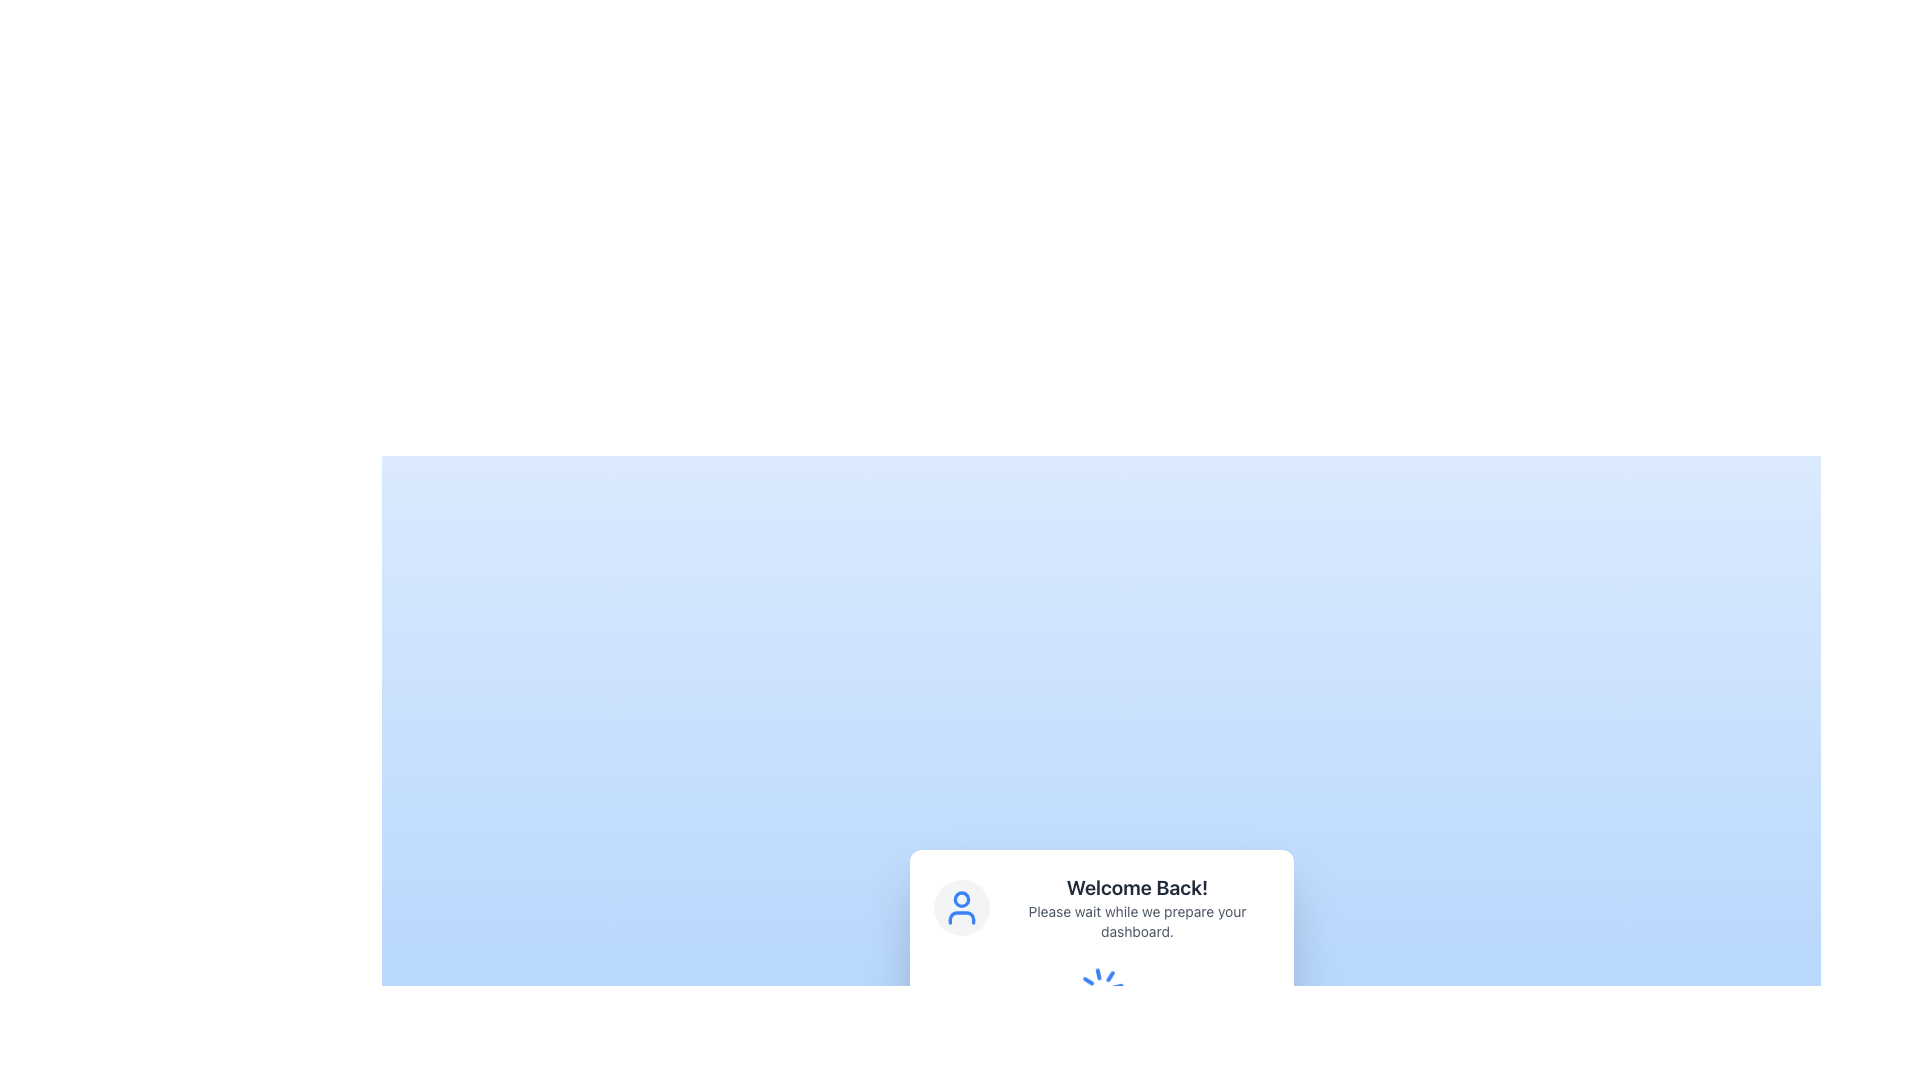  Describe the element at coordinates (961, 907) in the screenshot. I see `the decorative icon located at the top-left corner of the welcoming card, which contains the title 'Welcome Back!' and the subtitle 'Please wait while we prepare your dashboard.'` at that location.